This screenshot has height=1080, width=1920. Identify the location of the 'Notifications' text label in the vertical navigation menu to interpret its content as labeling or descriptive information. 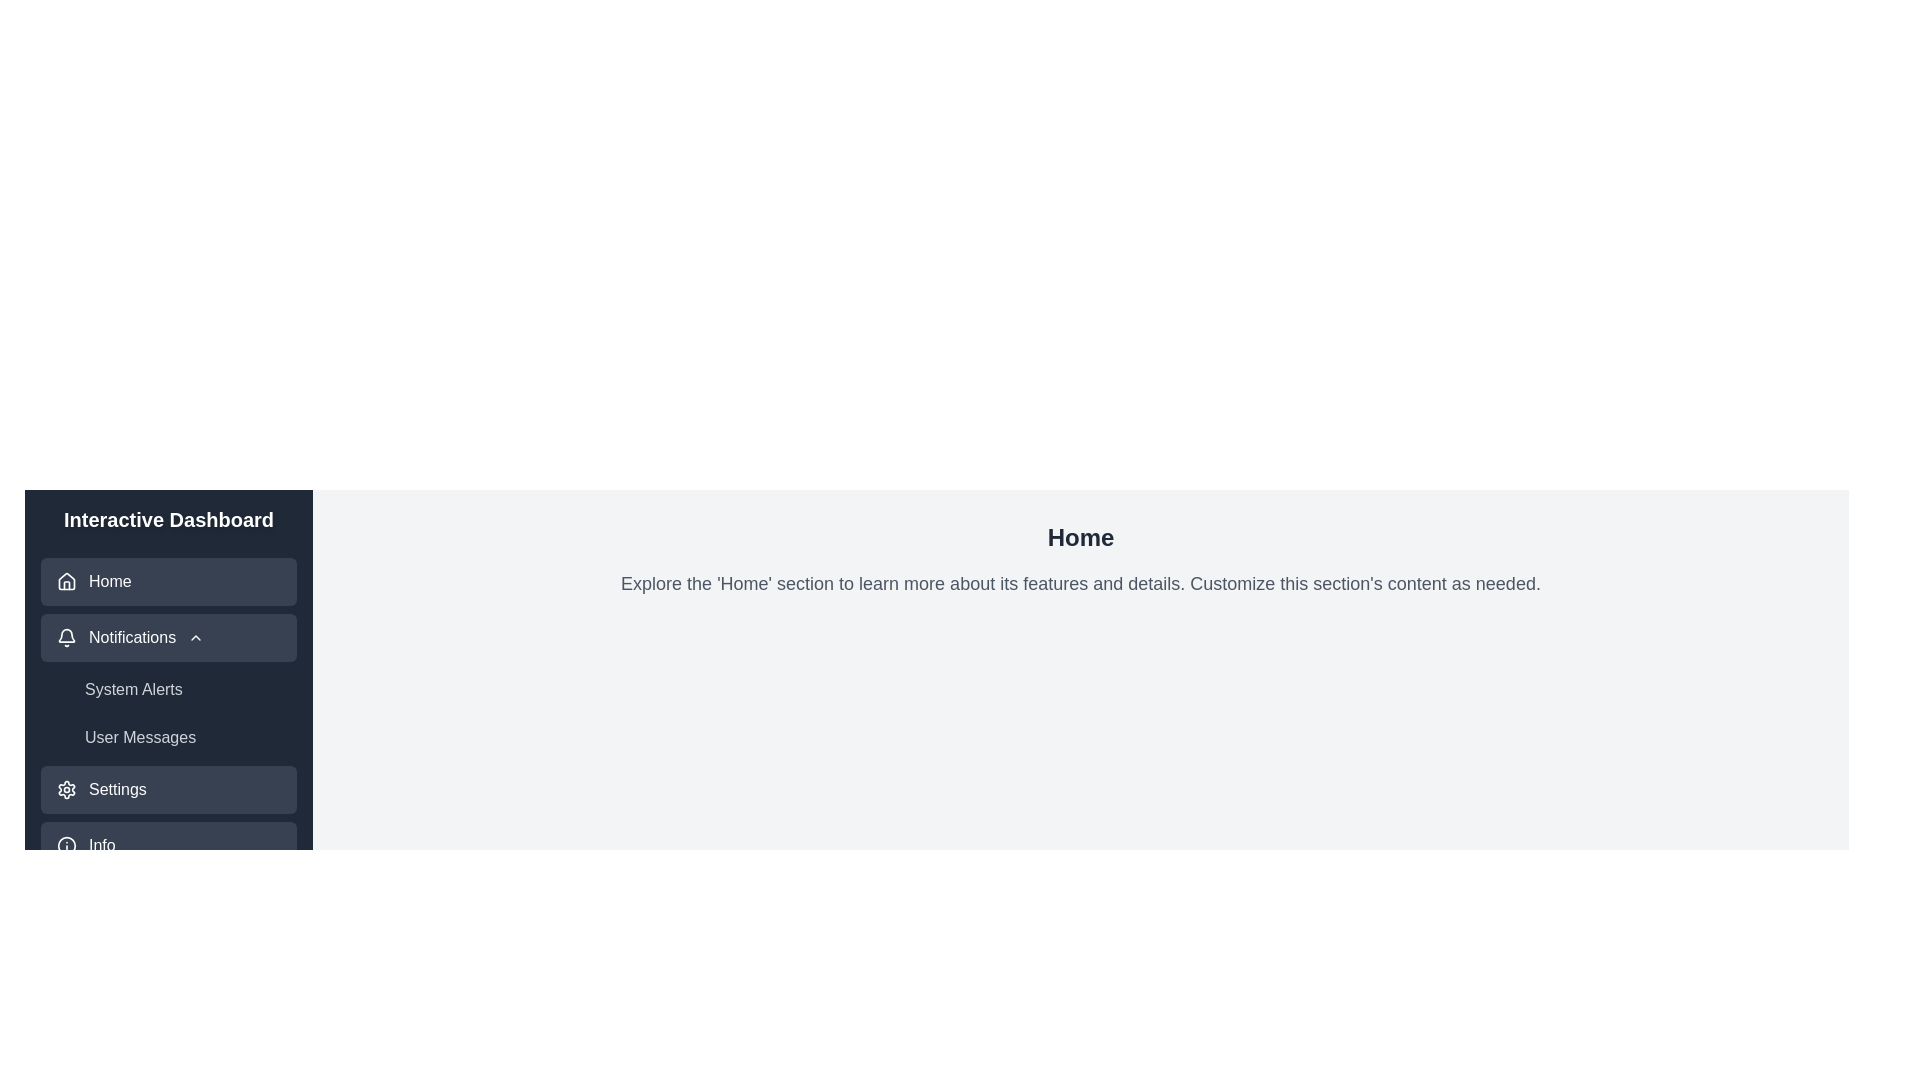
(131, 637).